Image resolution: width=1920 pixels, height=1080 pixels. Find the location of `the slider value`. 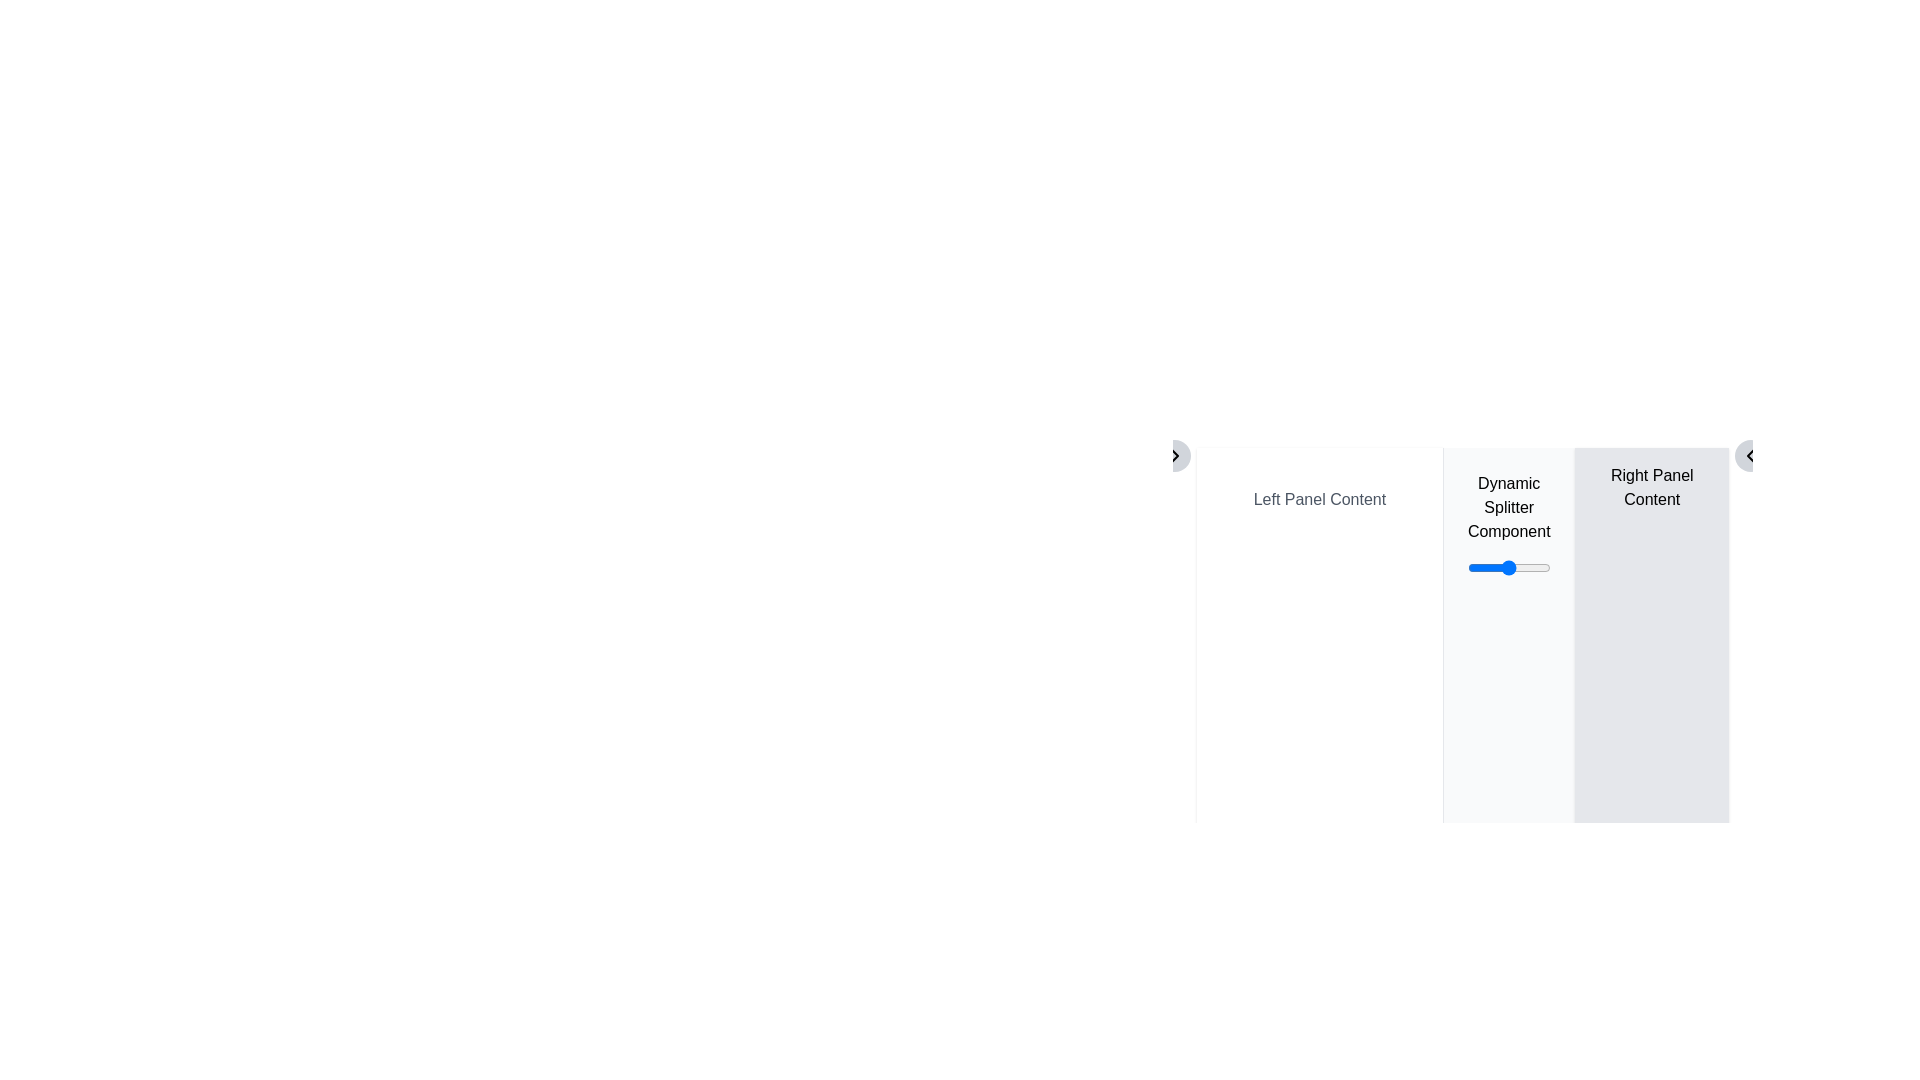

the slider value is located at coordinates (1528, 567).